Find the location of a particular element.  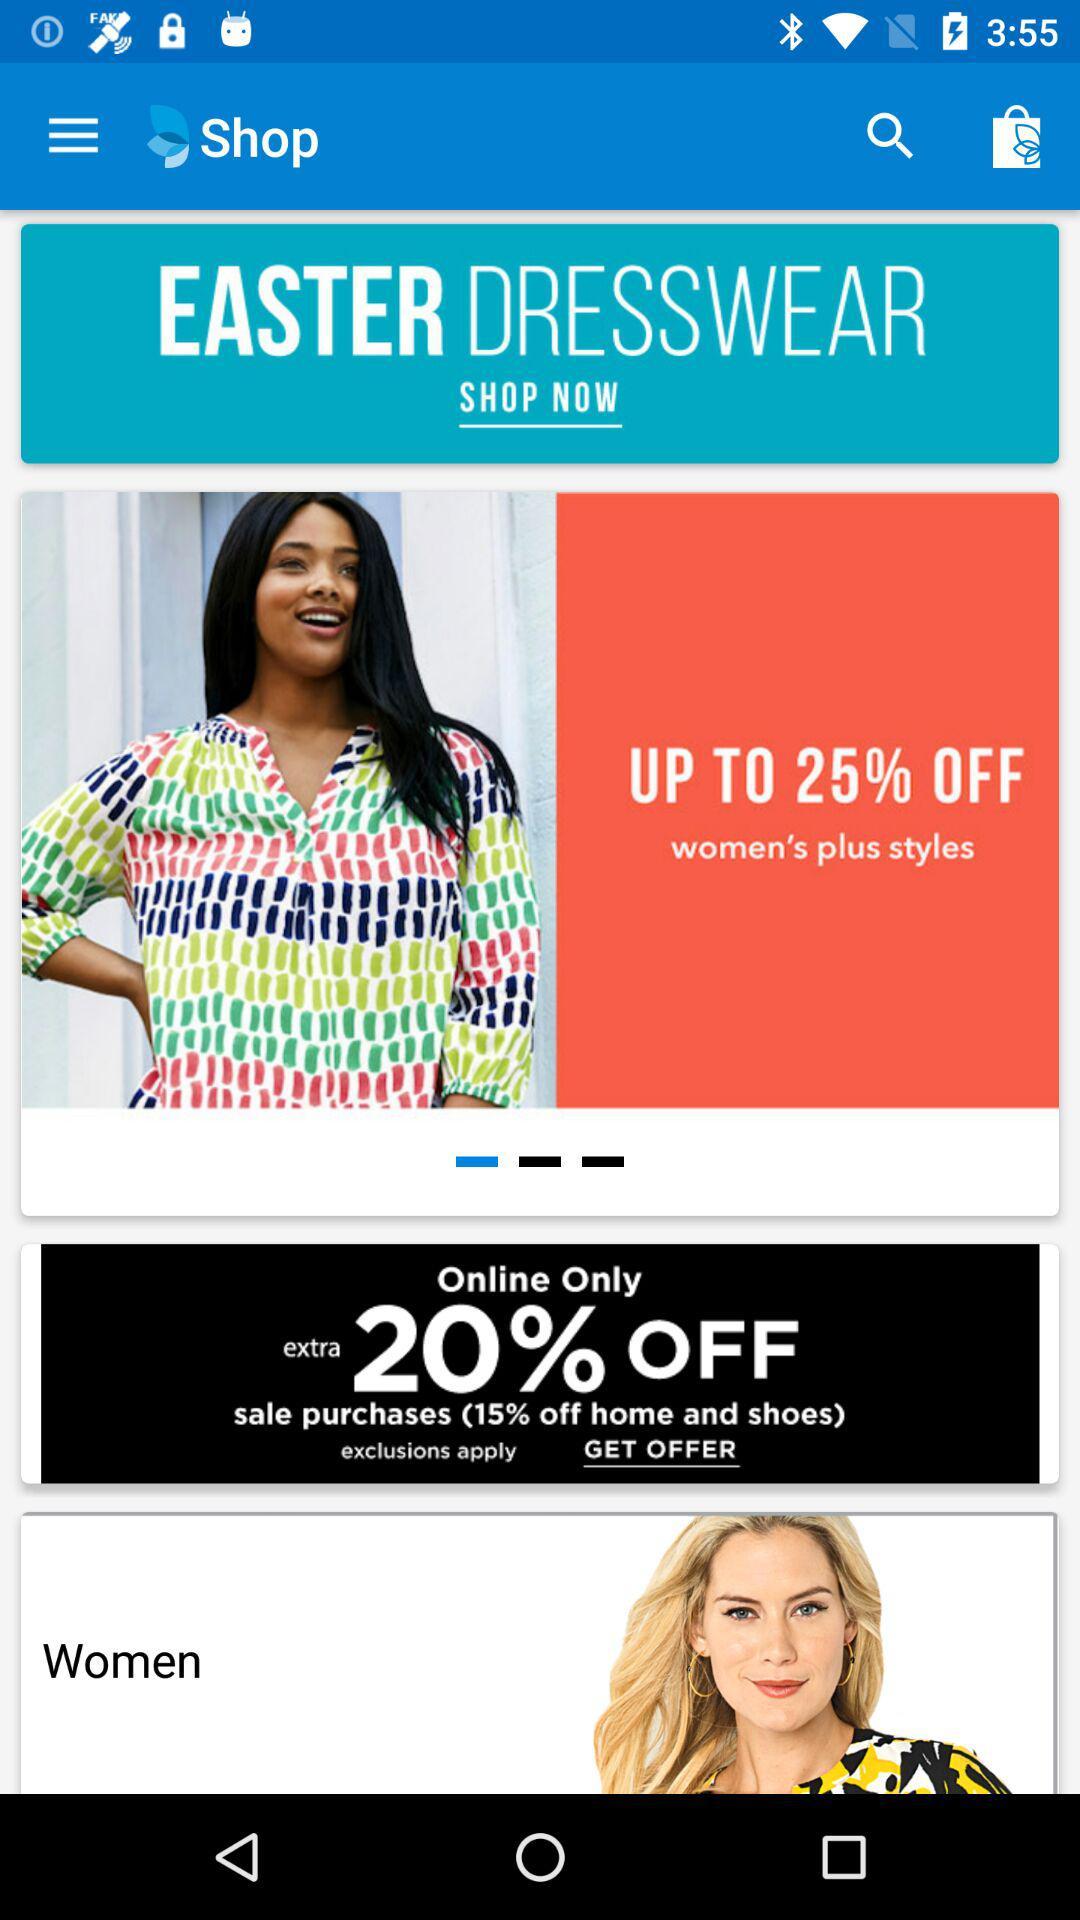

the 1st image completely is located at coordinates (545, 860).